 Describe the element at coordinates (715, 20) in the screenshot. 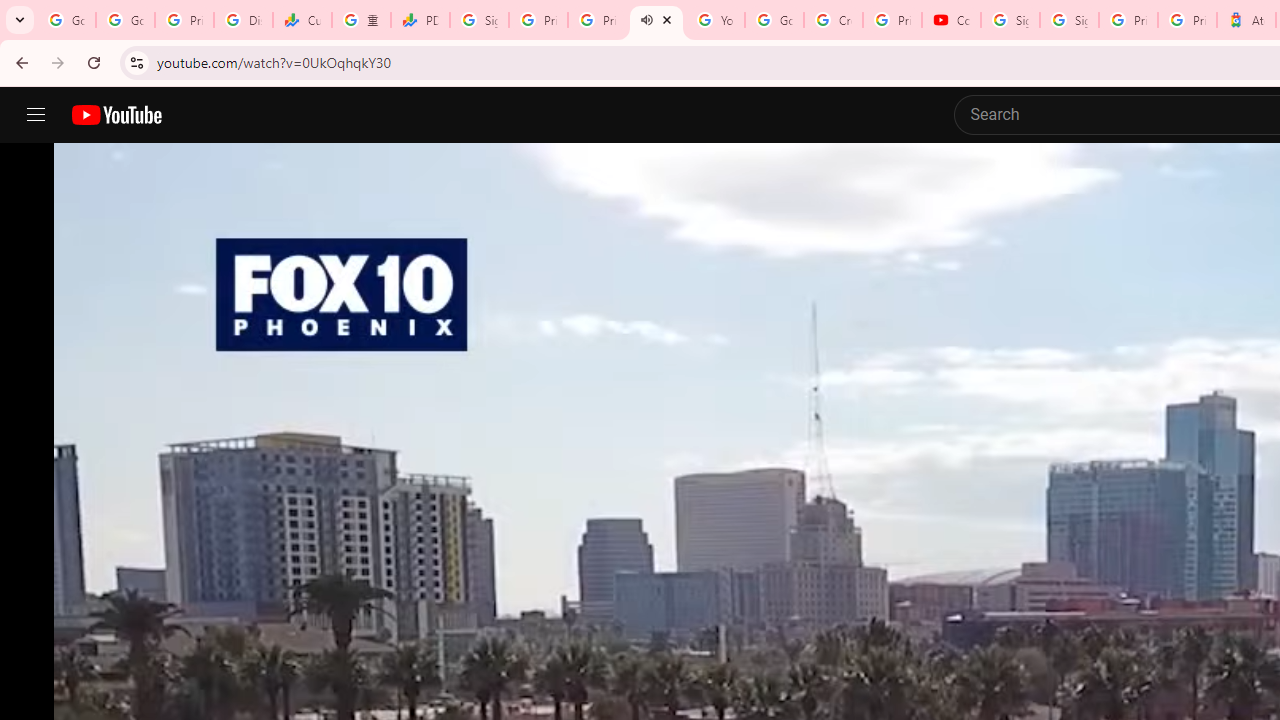

I see `'YouTube'` at that location.